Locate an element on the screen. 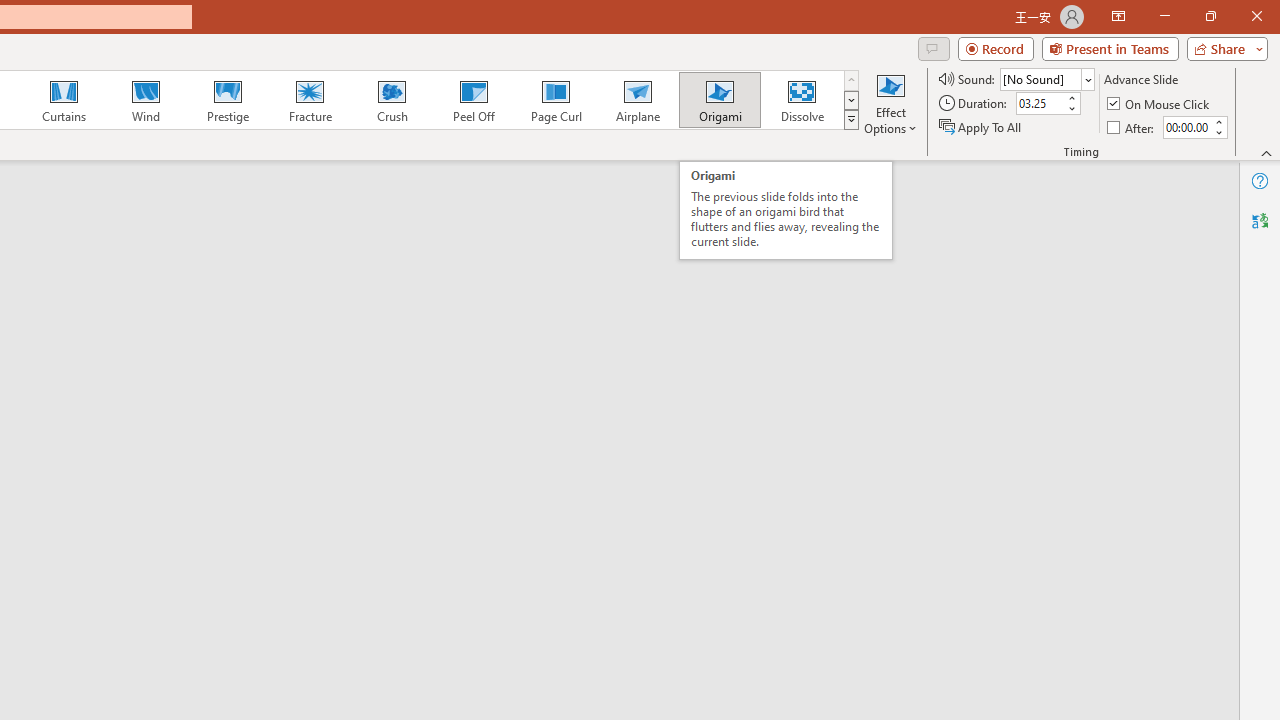  'Apply To All' is located at coordinates (981, 127).